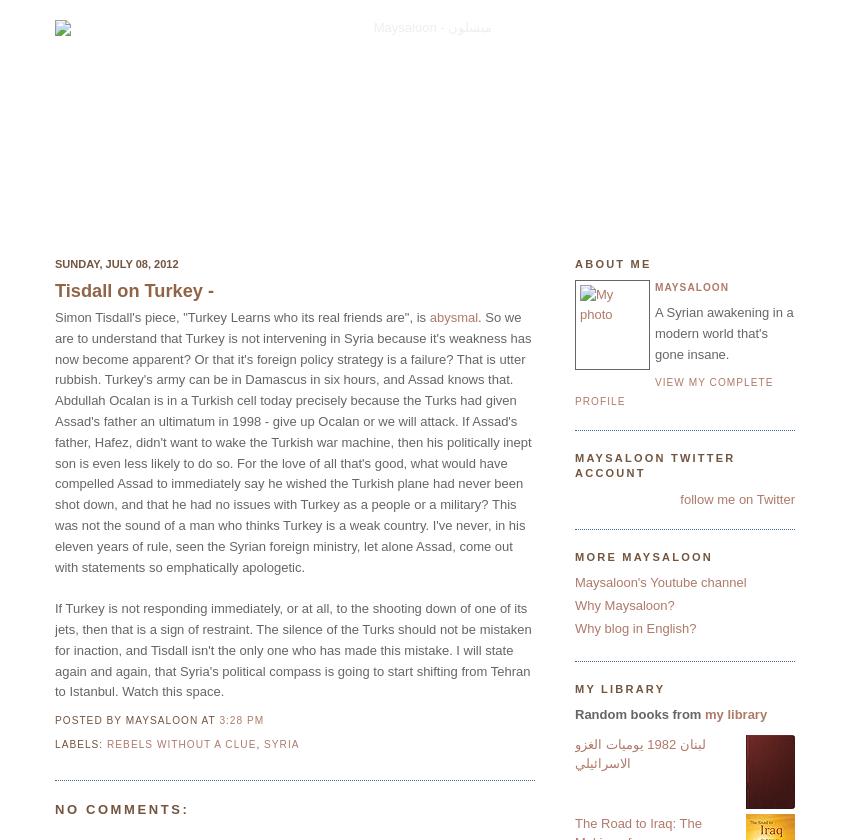 The height and width of the screenshot is (840, 850). Describe the element at coordinates (120, 808) in the screenshot. I see `'No comments:'` at that location.